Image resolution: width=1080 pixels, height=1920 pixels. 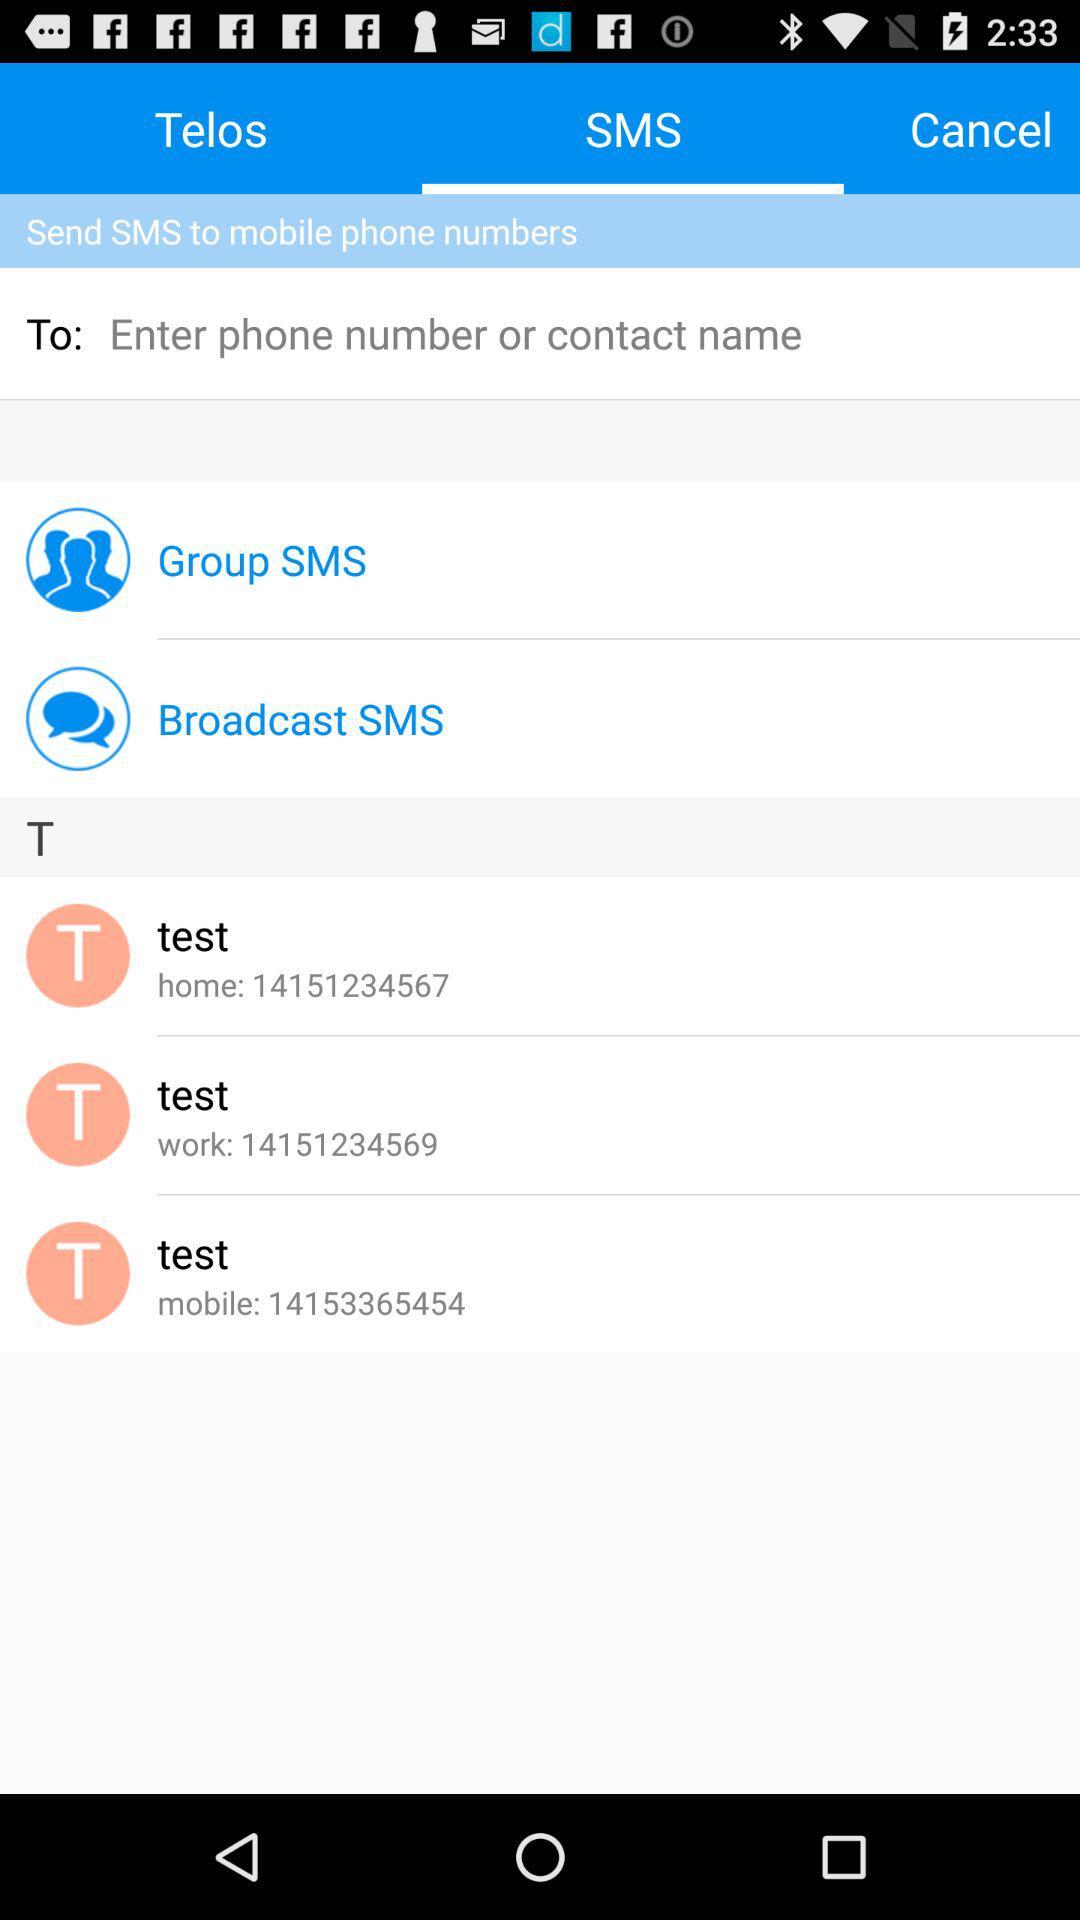 I want to click on group sms app, so click(x=261, y=559).